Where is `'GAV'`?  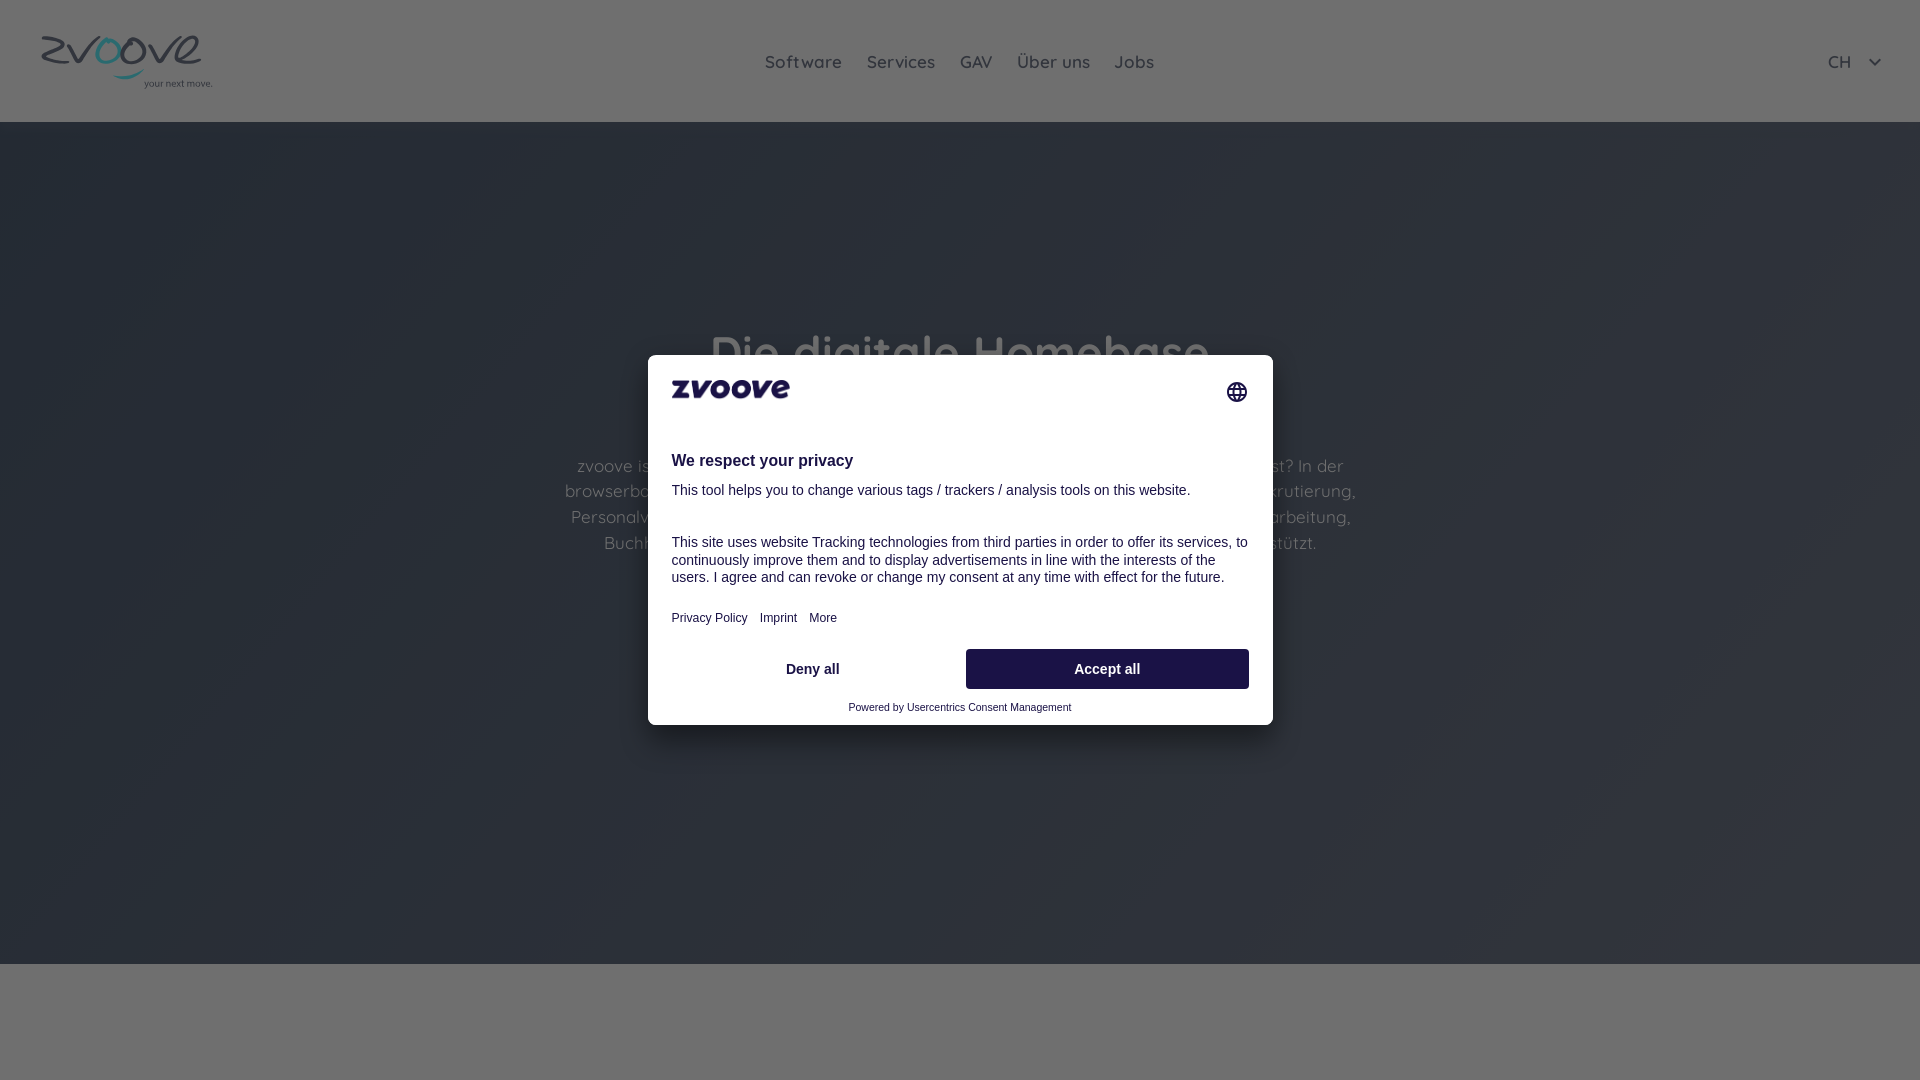
'GAV' is located at coordinates (947, 60).